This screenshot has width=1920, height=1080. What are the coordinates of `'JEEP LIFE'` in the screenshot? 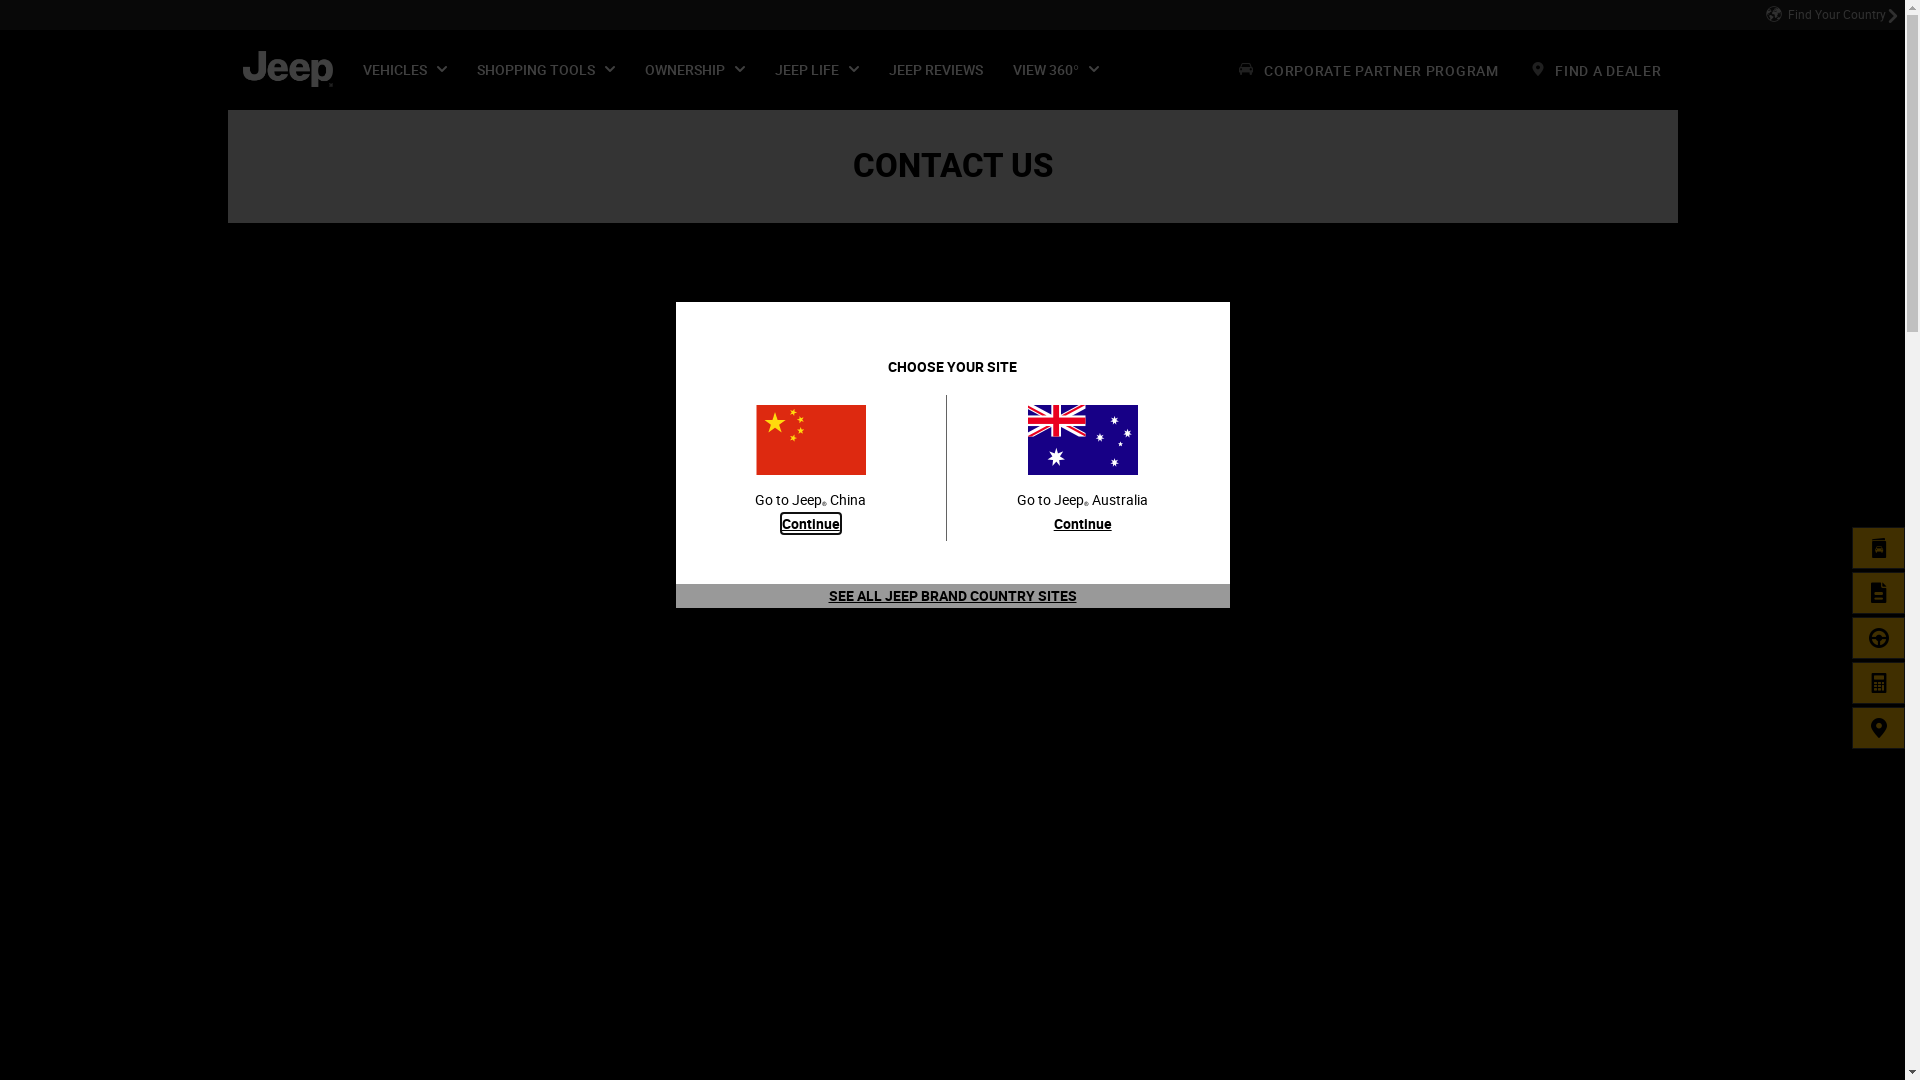 It's located at (816, 68).